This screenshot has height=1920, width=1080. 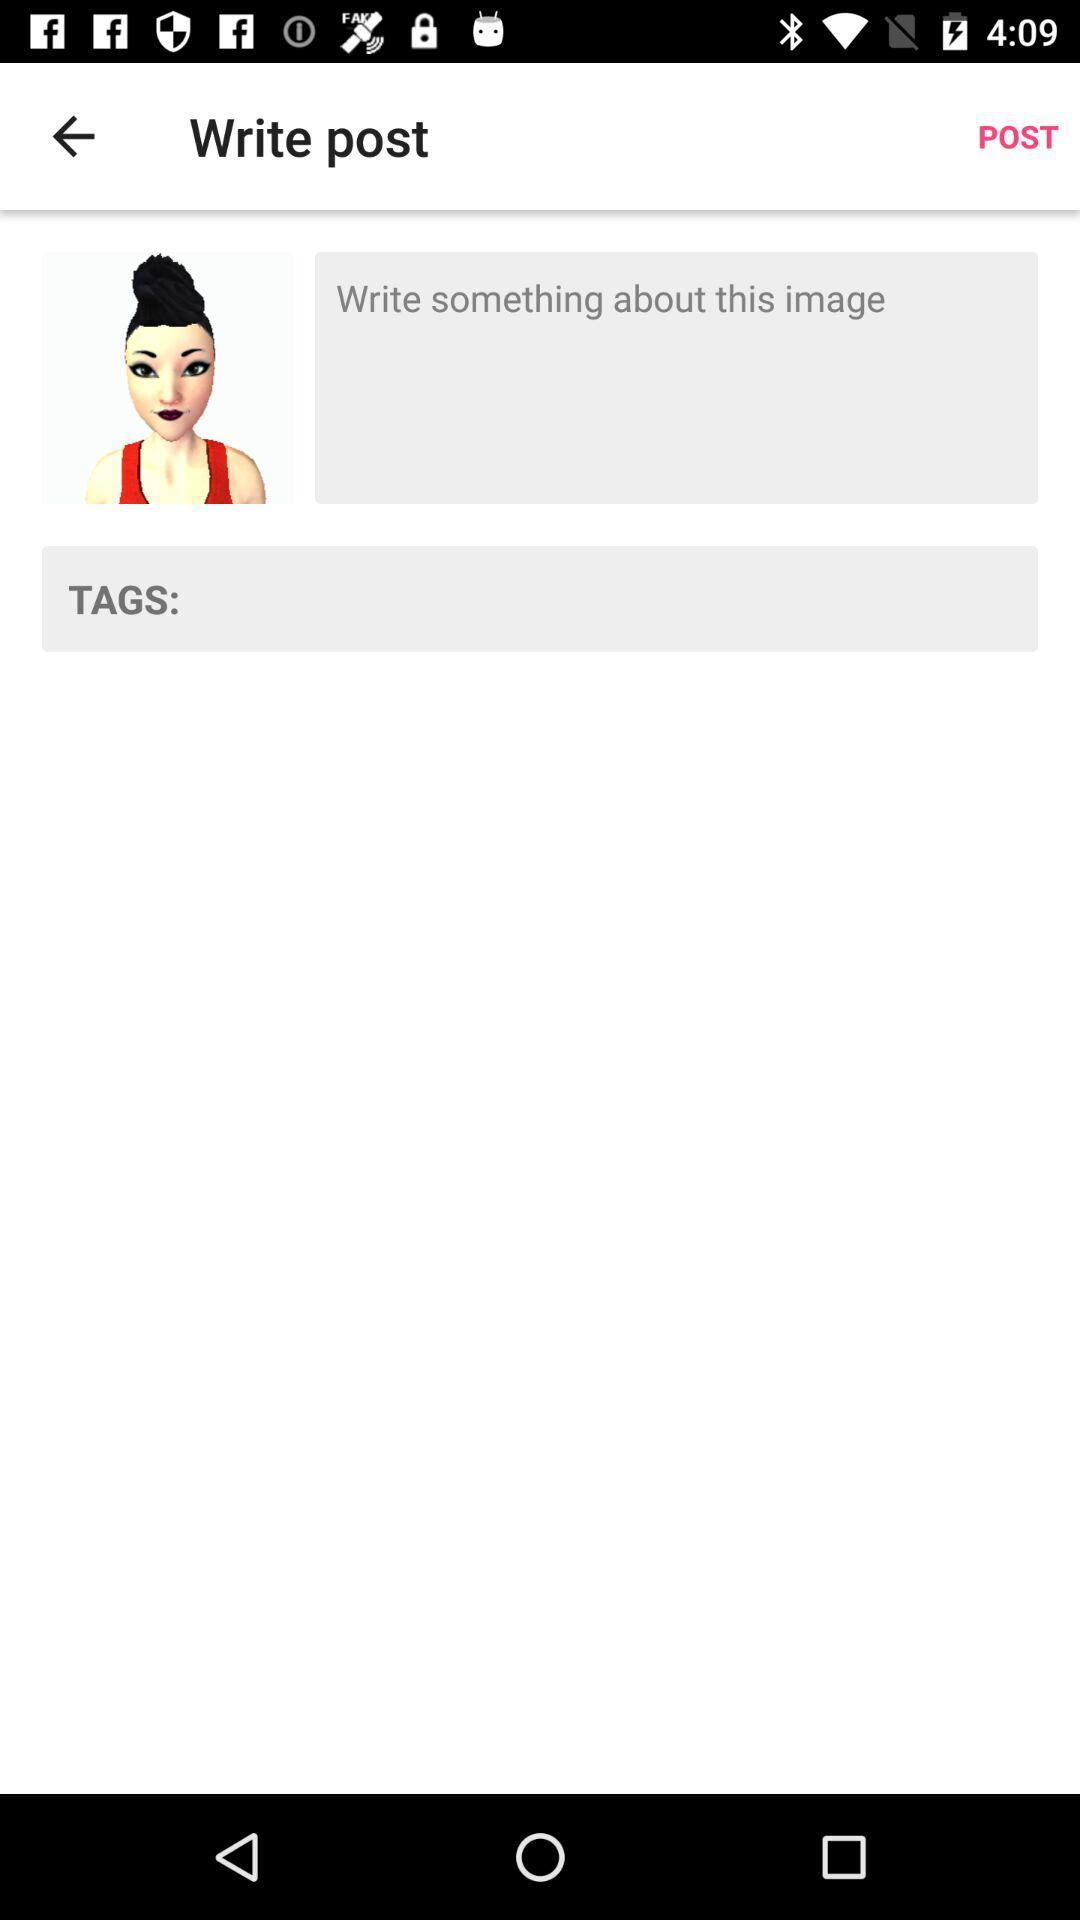 What do you see at coordinates (621, 597) in the screenshot?
I see `write tag words` at bounding box center [621, 597].